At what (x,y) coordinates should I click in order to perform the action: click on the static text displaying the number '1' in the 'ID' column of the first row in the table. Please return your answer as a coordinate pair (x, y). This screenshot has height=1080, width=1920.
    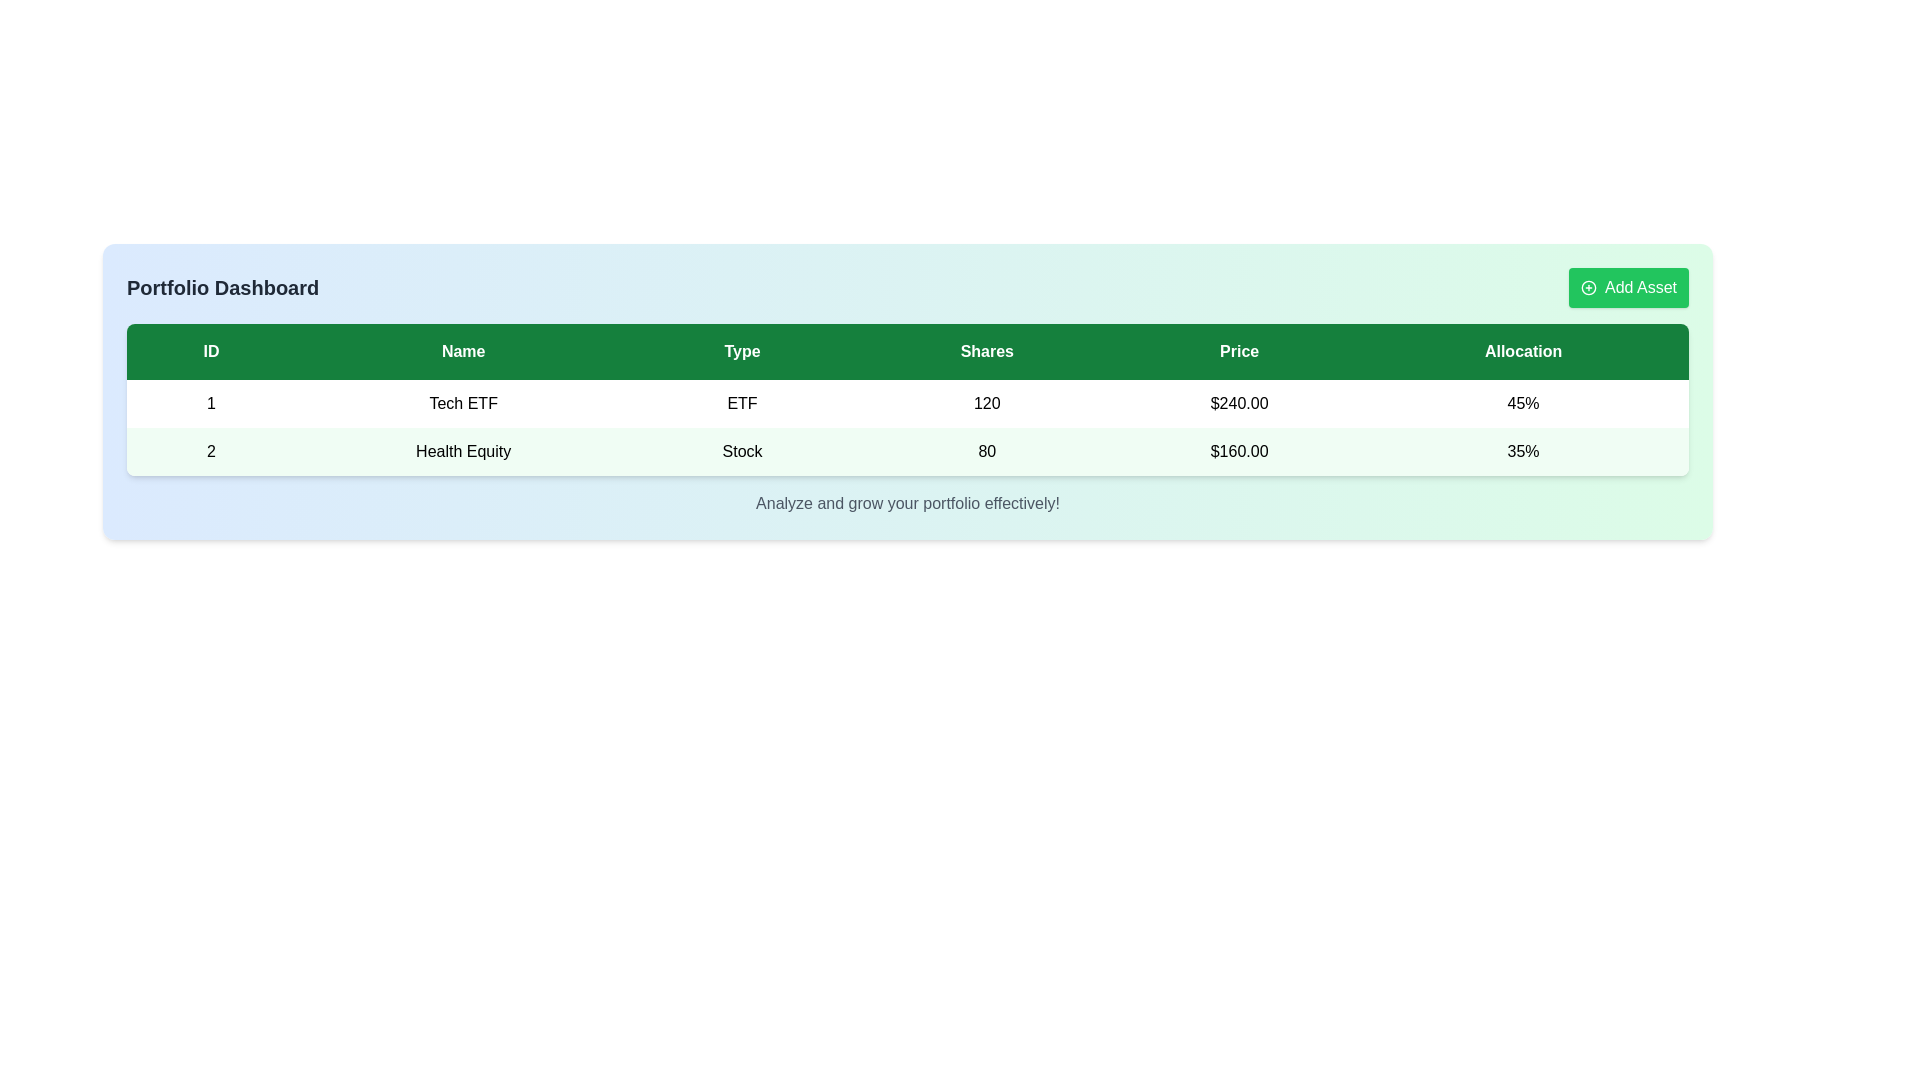
    Looking at the image, I should click on (211, 404).